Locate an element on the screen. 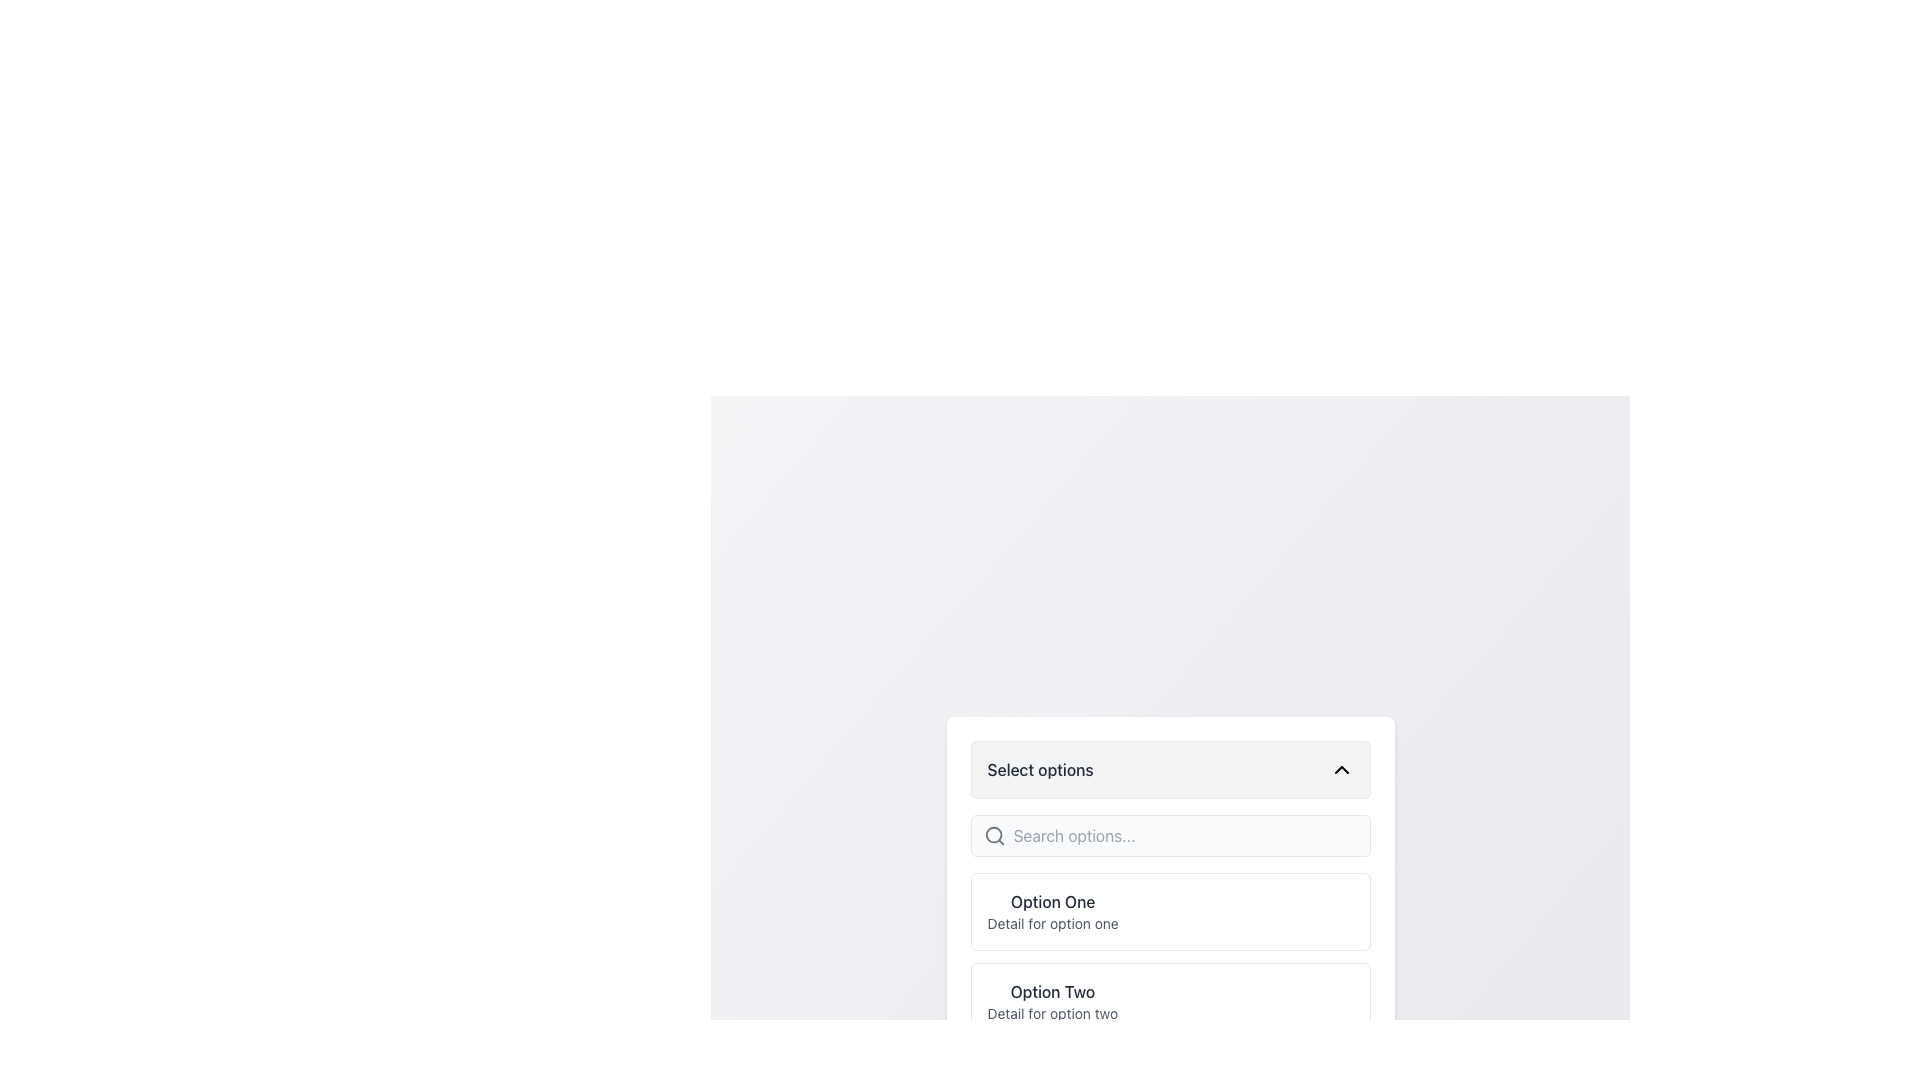 The width and height of the screenshot is (1920, 1080). the text label displaying 'Detail for option one', which is styled in gray and positioned below 'Option One' in the dropdown menu options is located at coordinates (1052, 924).